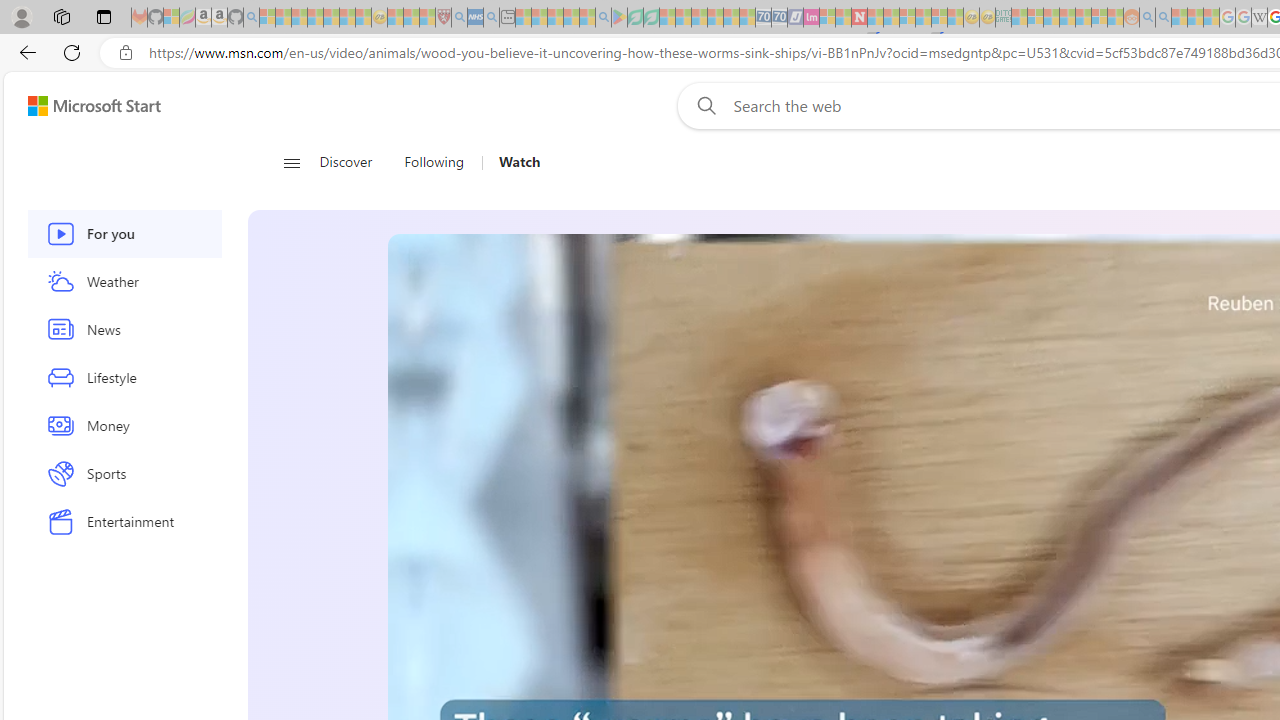 Image resolution: width=1280 pixels, height=720 pixels. Describe the element at coordinates (1066, 17) in the screenshot. I see `'Expert Portfolios - Sleeping'` at that location.